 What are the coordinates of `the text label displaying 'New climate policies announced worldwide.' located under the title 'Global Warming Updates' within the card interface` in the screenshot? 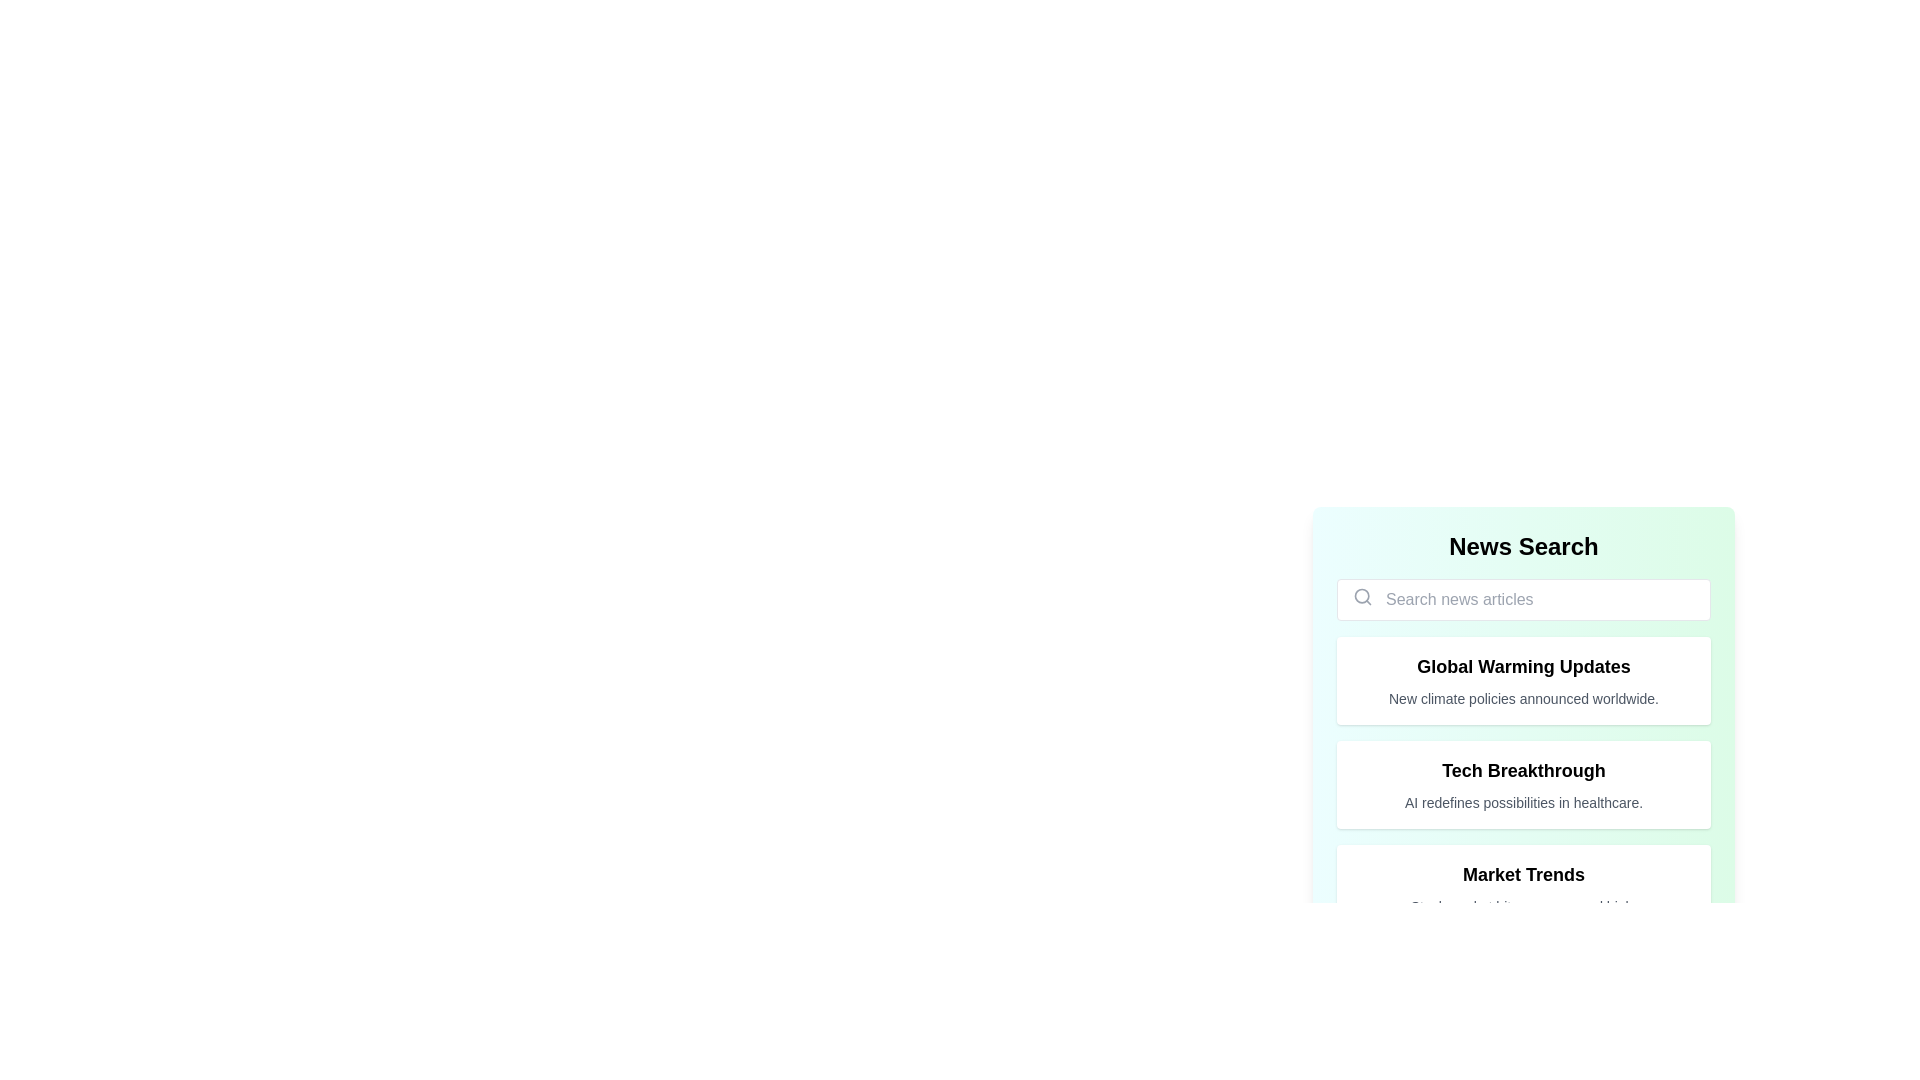 It's located at (1522, 697).